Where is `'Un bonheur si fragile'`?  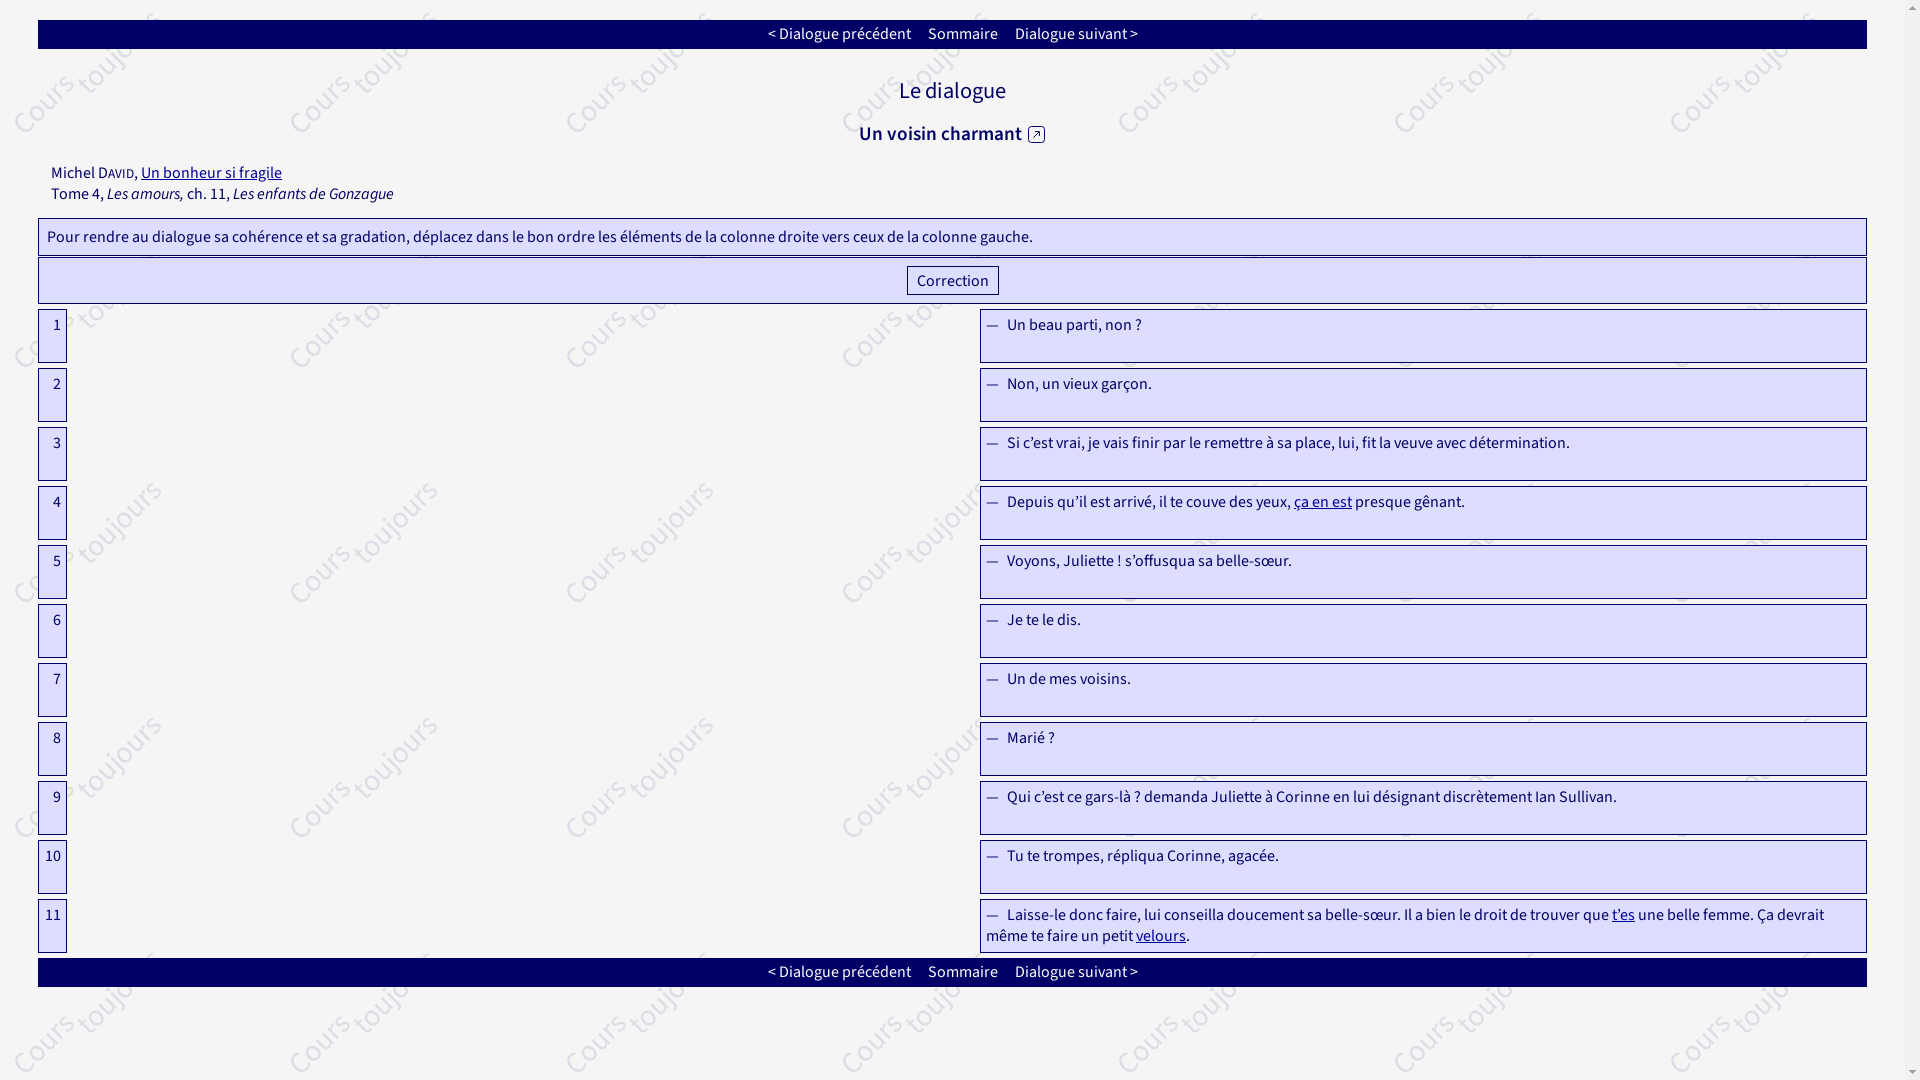
'Un bonheur si fragile' is located at coordinates (211, 172).